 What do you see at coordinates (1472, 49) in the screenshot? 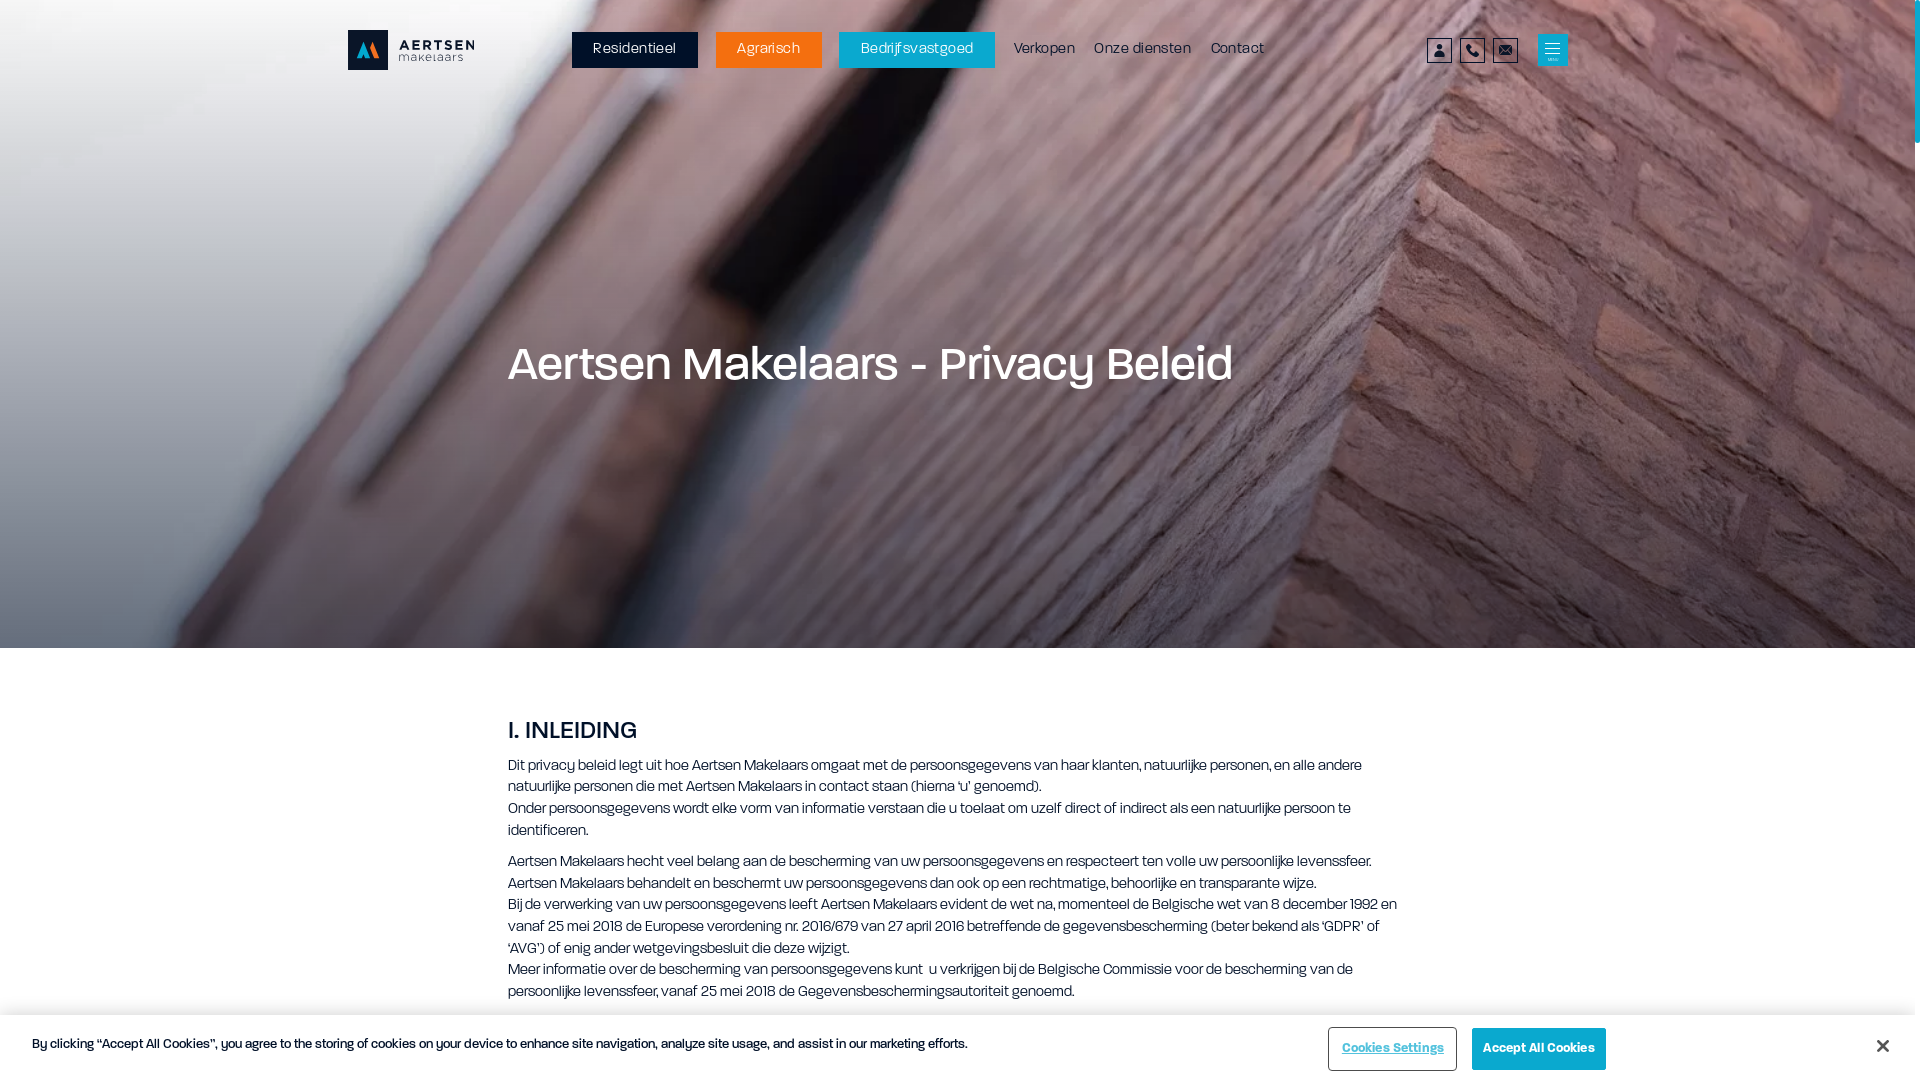
I see `'Bel ons'` at bounding box center [1472, 49].